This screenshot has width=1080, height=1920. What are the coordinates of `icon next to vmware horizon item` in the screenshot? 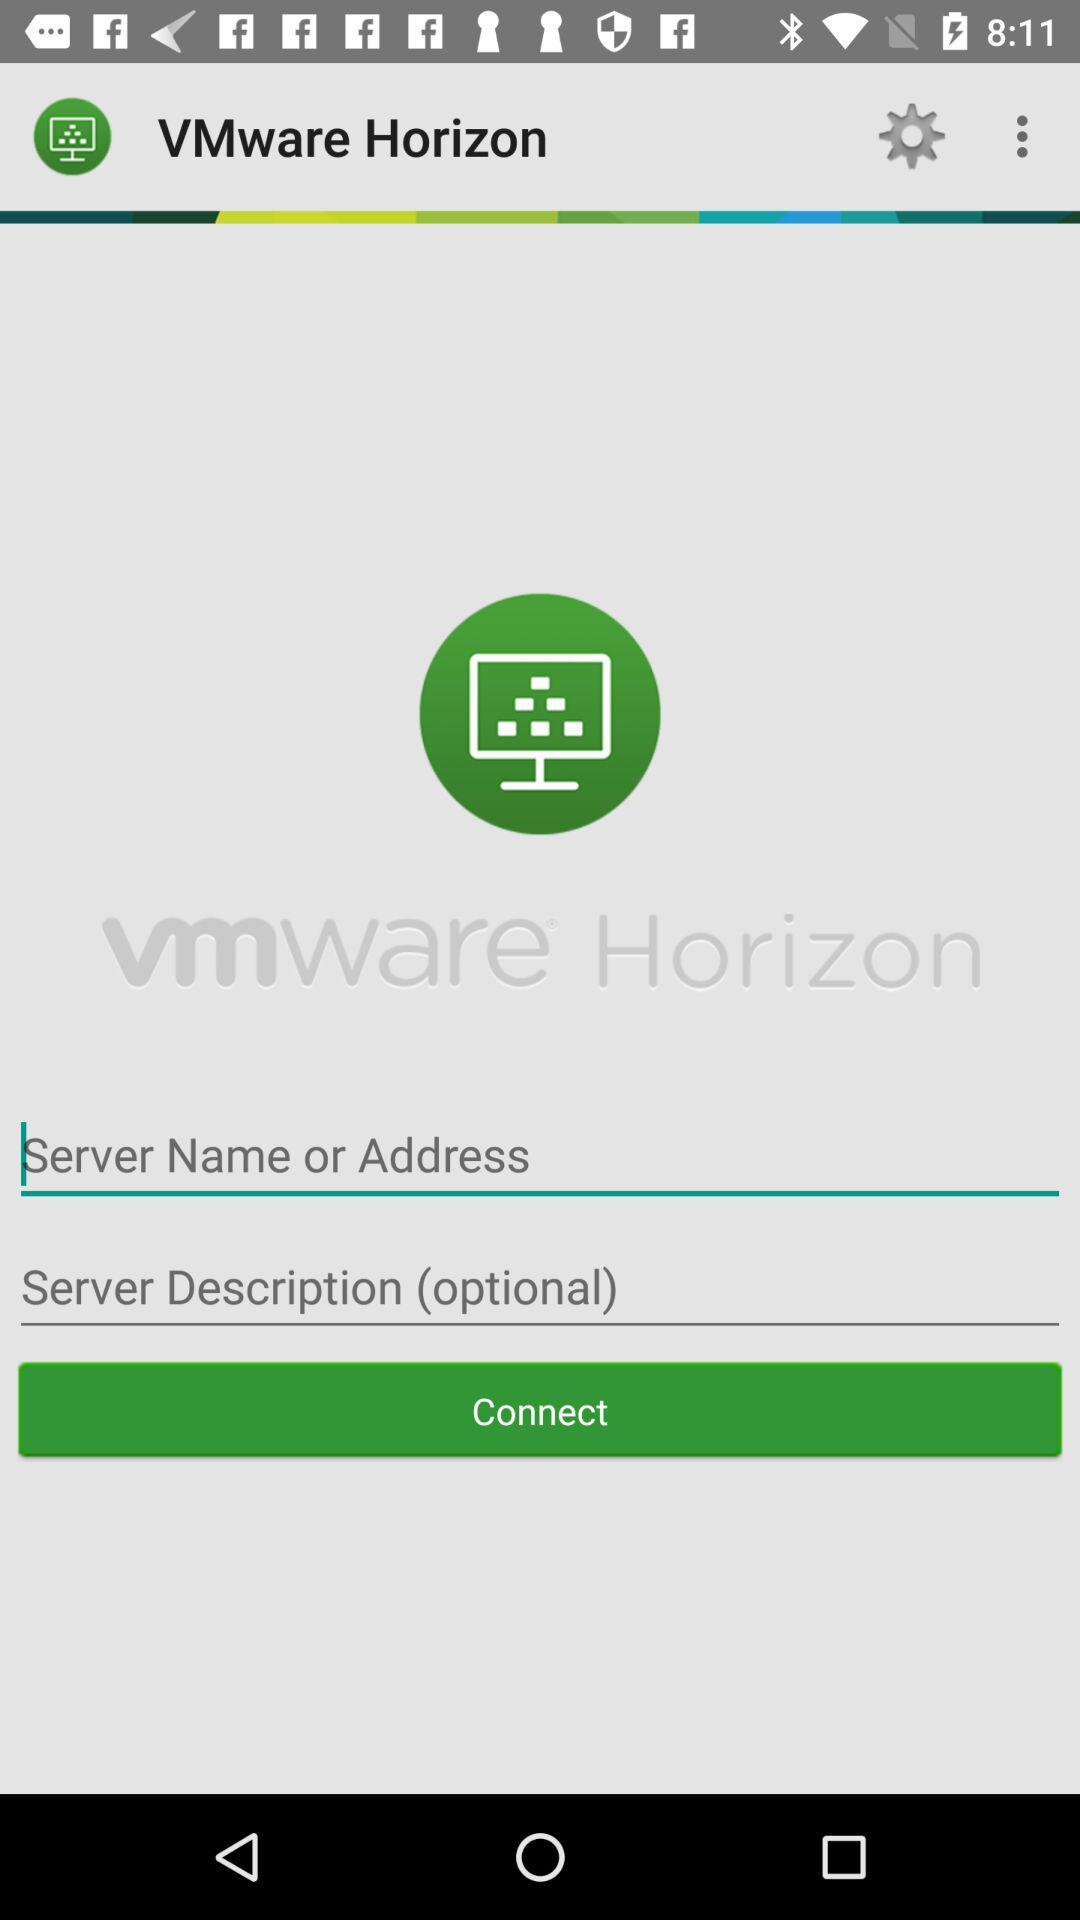 It's located at (72, 135).